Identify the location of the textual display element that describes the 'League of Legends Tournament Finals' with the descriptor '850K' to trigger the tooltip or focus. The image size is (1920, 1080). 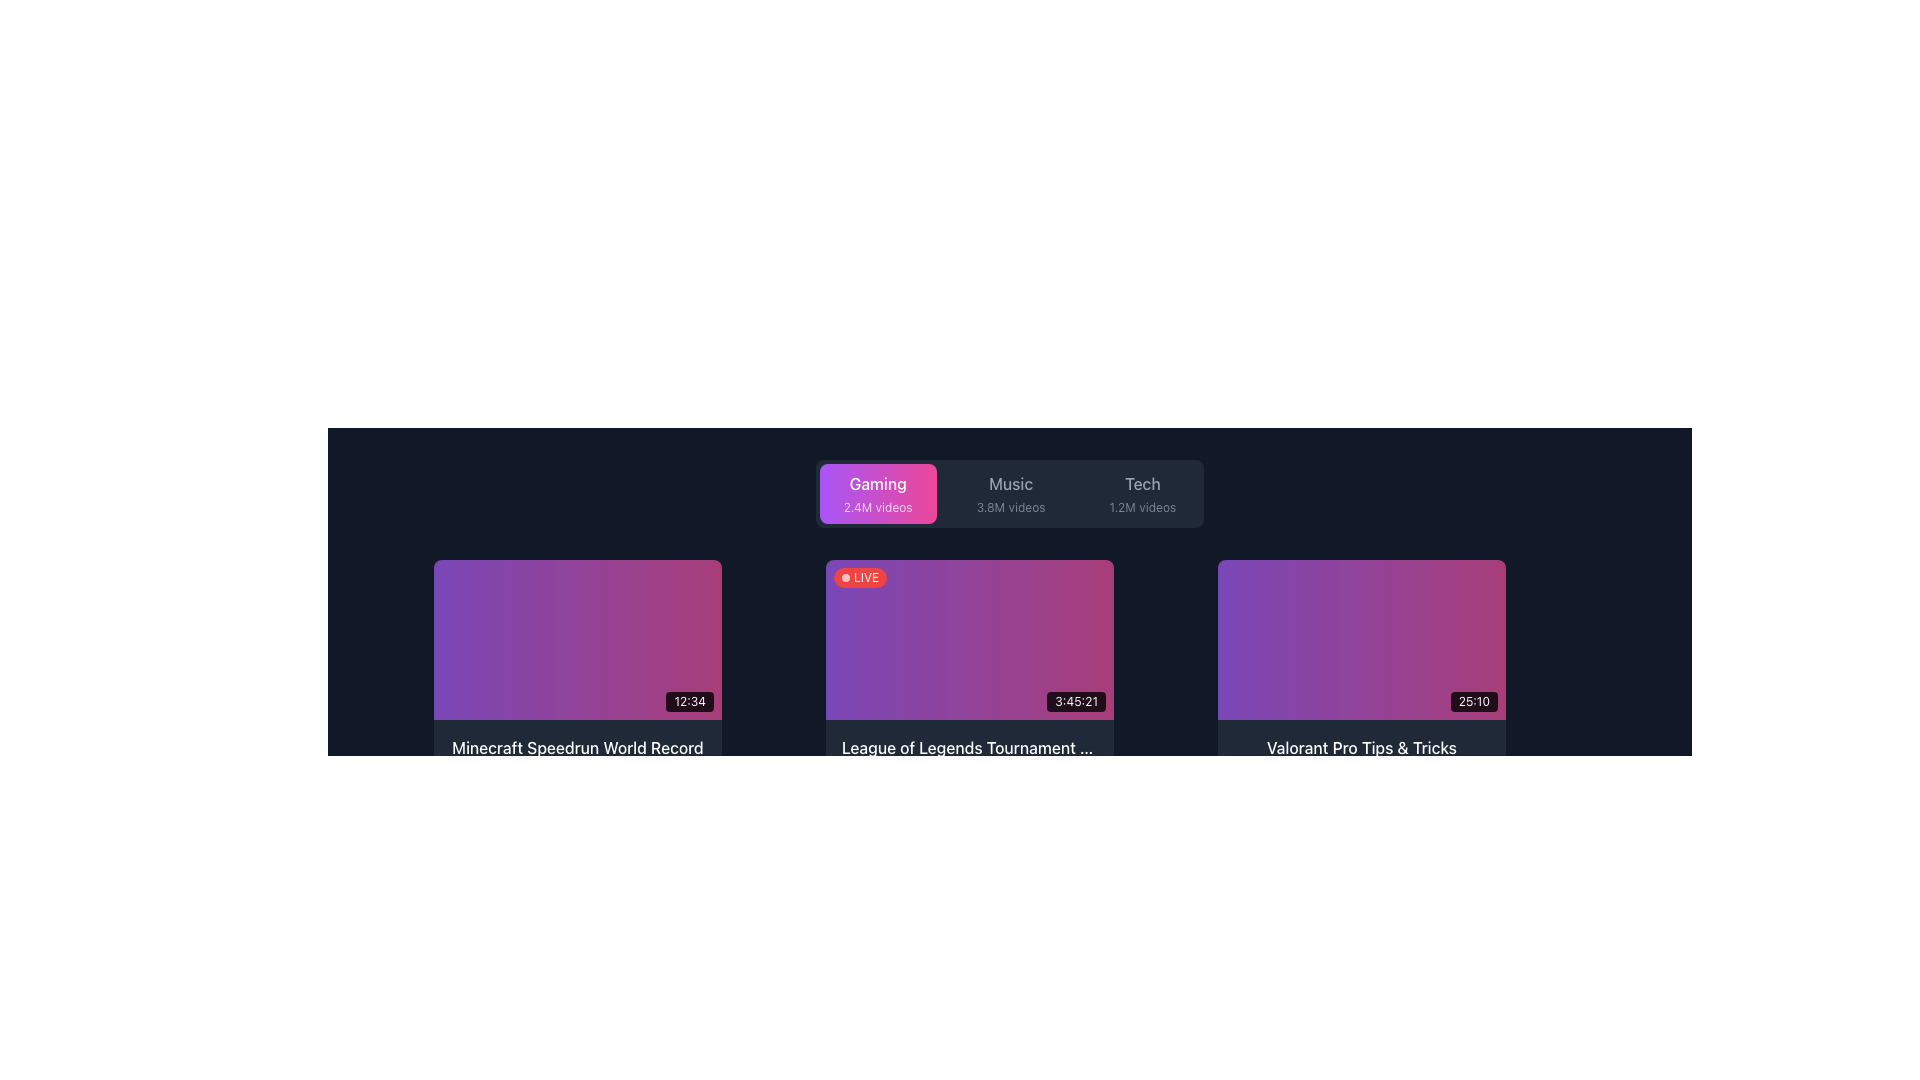
(969, 762).